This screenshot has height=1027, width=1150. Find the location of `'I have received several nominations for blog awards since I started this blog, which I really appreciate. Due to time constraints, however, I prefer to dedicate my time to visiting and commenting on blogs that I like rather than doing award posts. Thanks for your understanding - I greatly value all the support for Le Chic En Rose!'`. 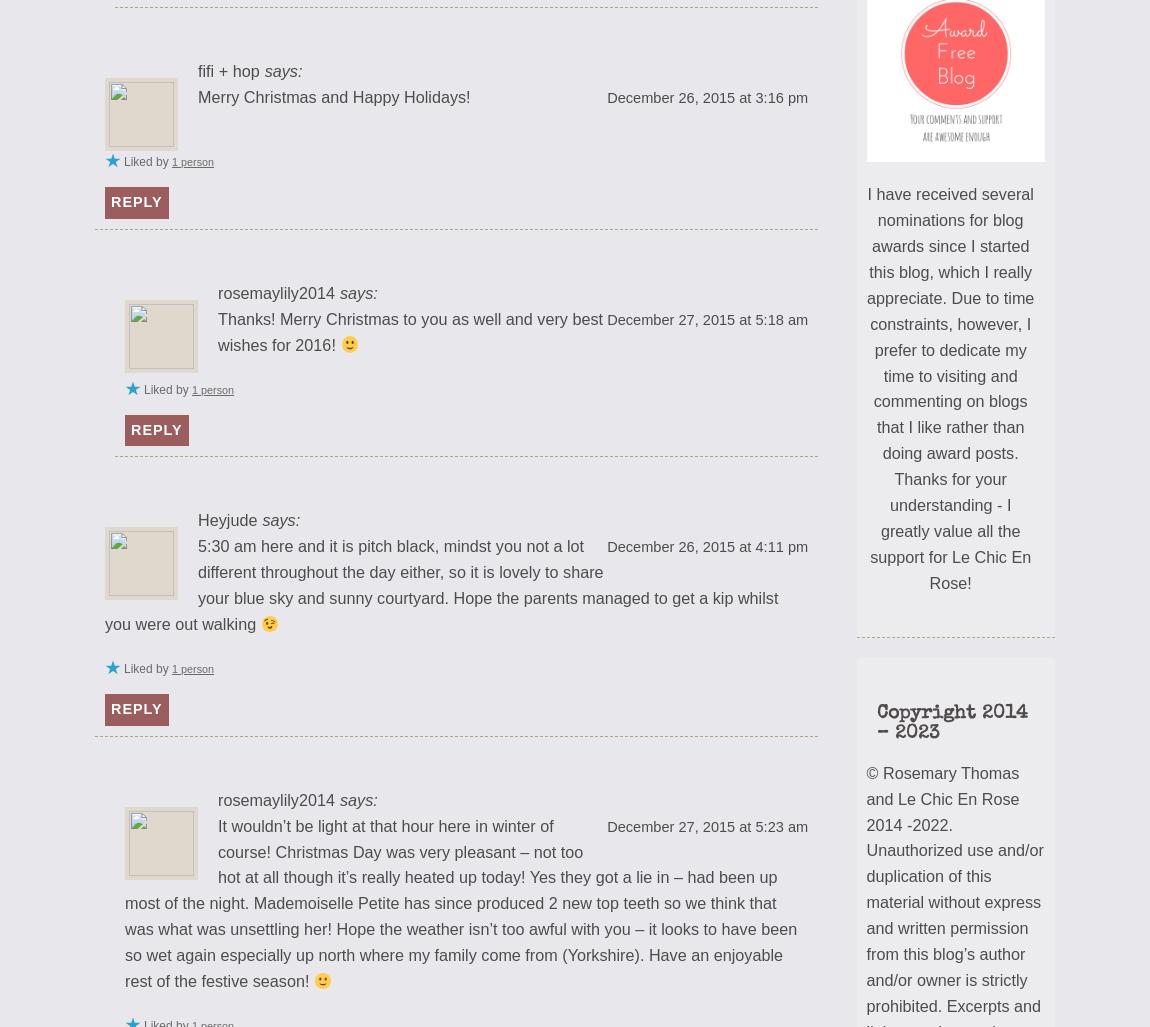

'I have received several nominations for blog awards since I started this blog, which I really appreciate. Due to time constraints, however, I prefer to dedicate my time to visiting and commenting on blogs that I like rather than doing award posts. Thanks for your understanding - I greatly value all the support for Le Chic En Rose!' is located at coordinates (866, 388).